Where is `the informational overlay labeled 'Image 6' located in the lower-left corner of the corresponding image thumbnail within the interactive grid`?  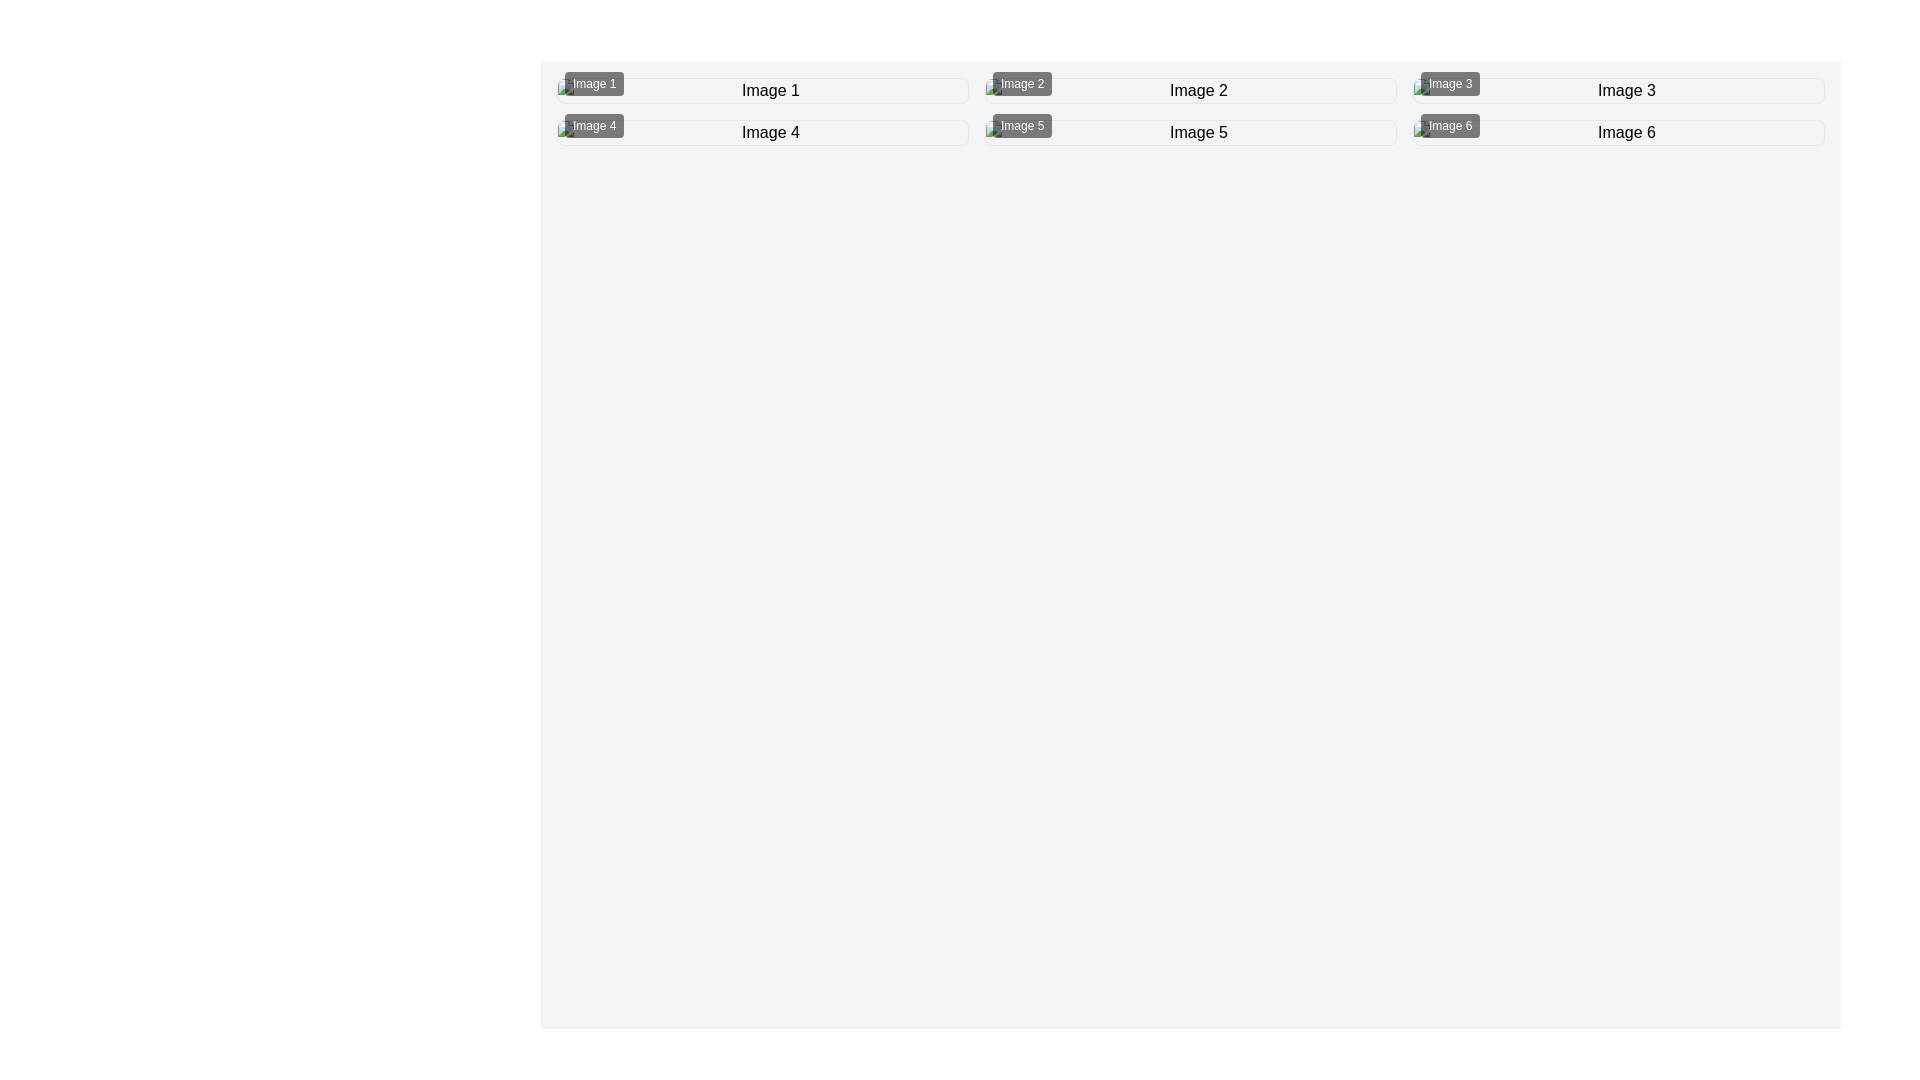
the informational overlay labeled 'Image 6' located in the lower-left corner of the corresponding image thumbnail within the interactive grid is located at coordinates (1450, 126).